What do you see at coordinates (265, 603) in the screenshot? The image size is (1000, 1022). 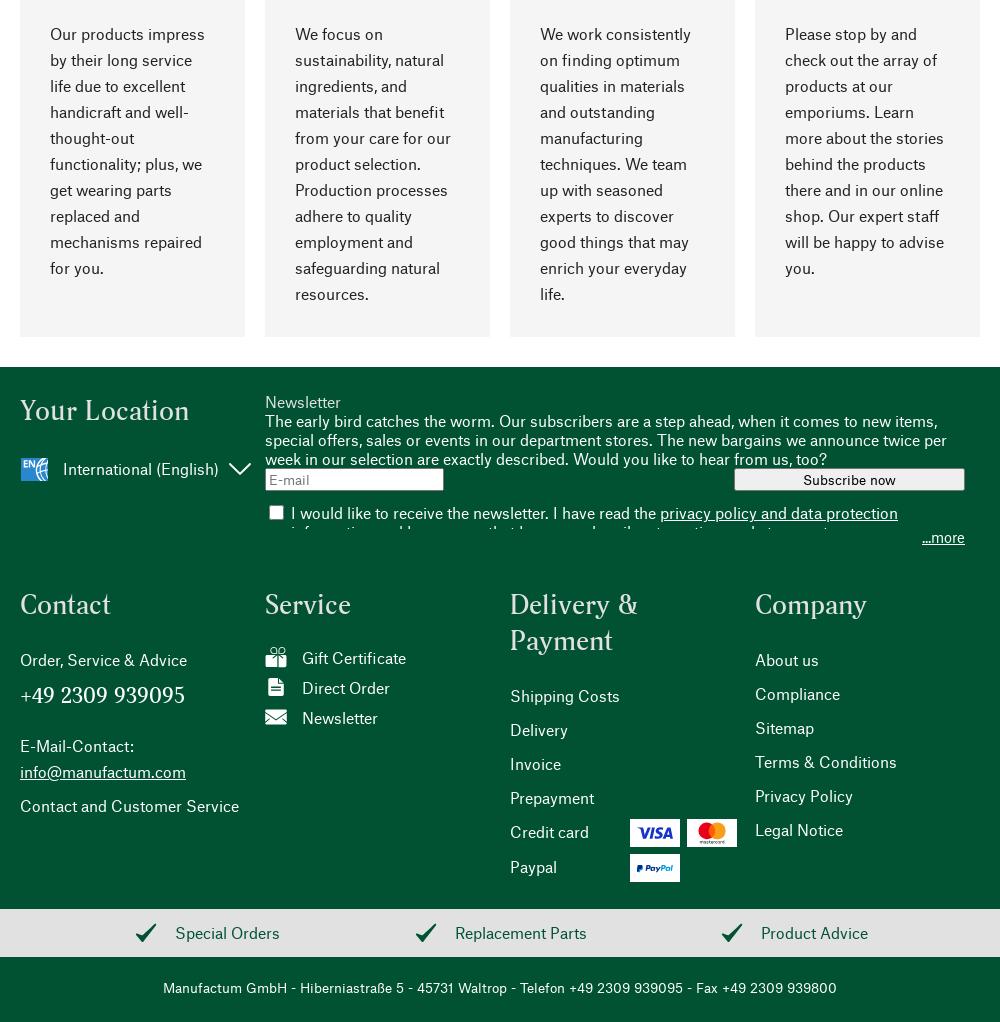 I see `'Service'` at bounding box center [265, 603].